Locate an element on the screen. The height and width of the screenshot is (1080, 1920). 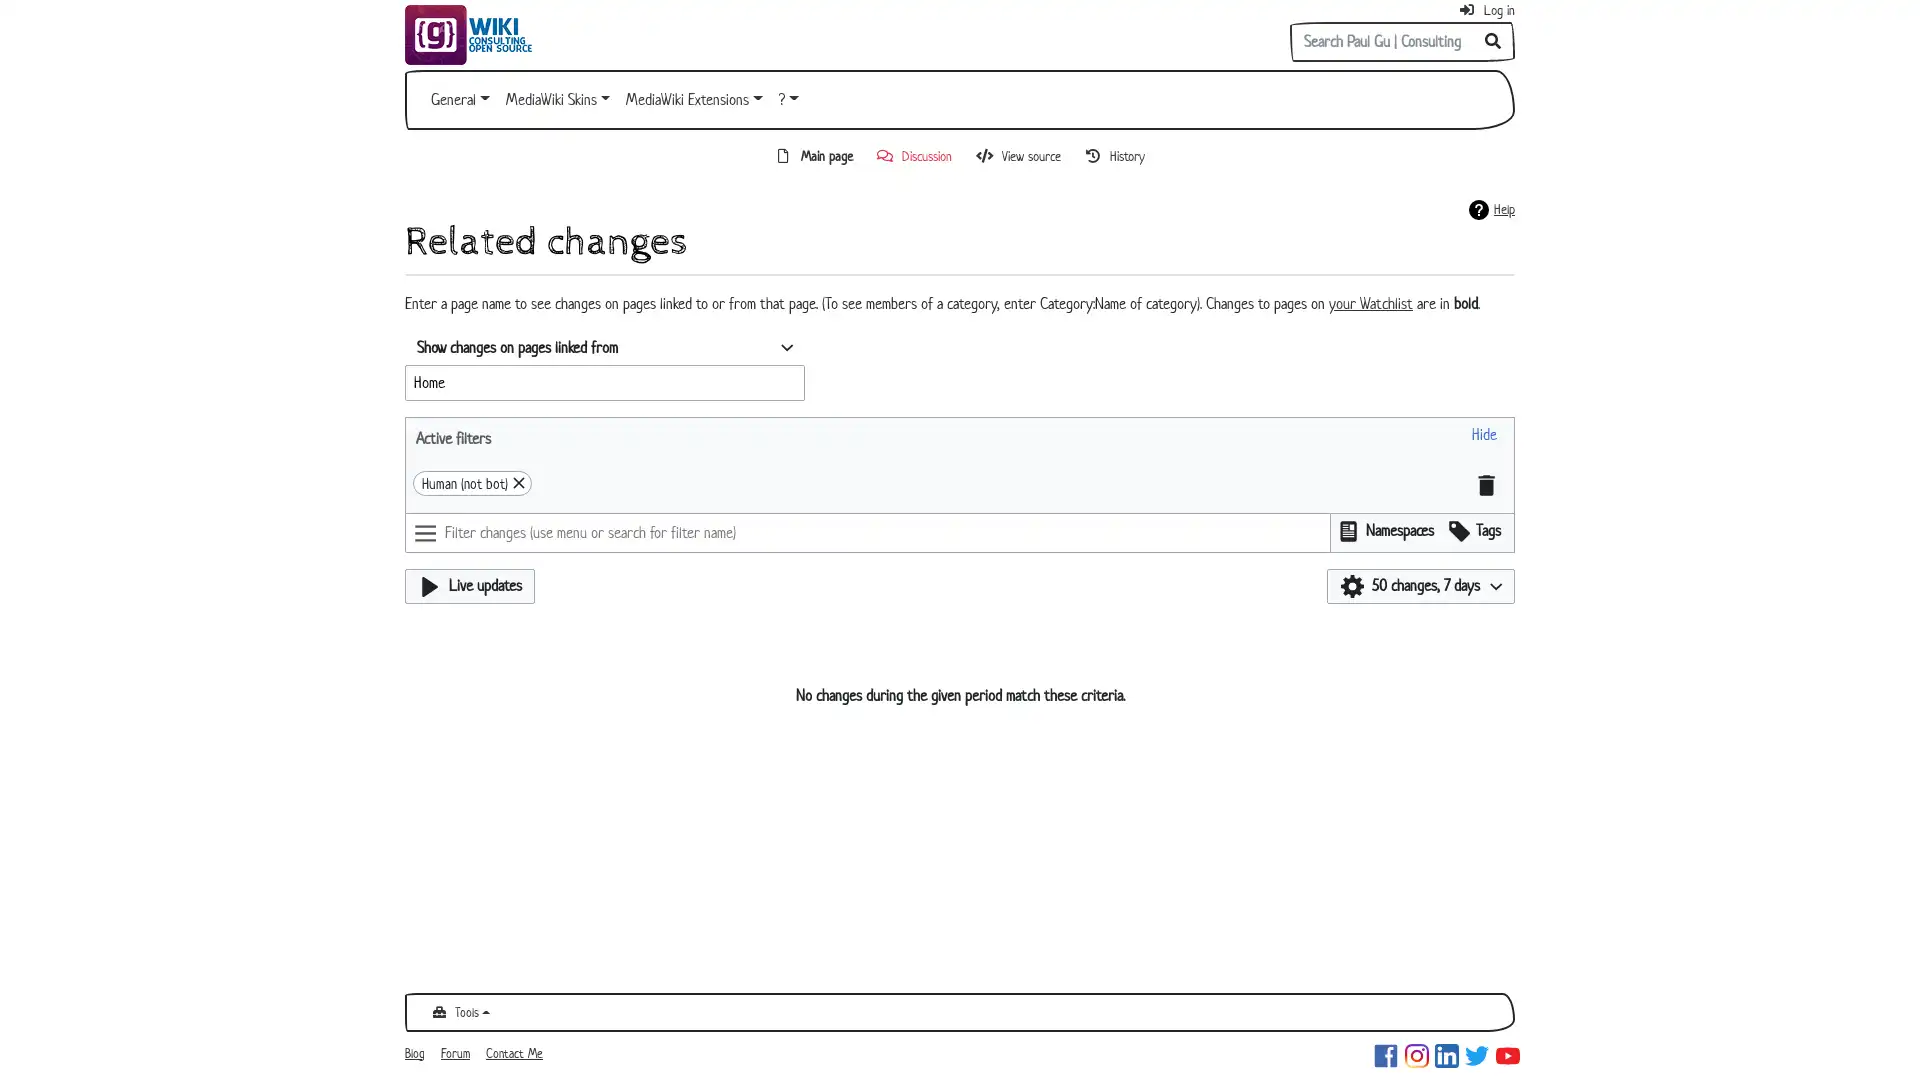
50 changes, 7 days is located at coordinates (1419, 585).